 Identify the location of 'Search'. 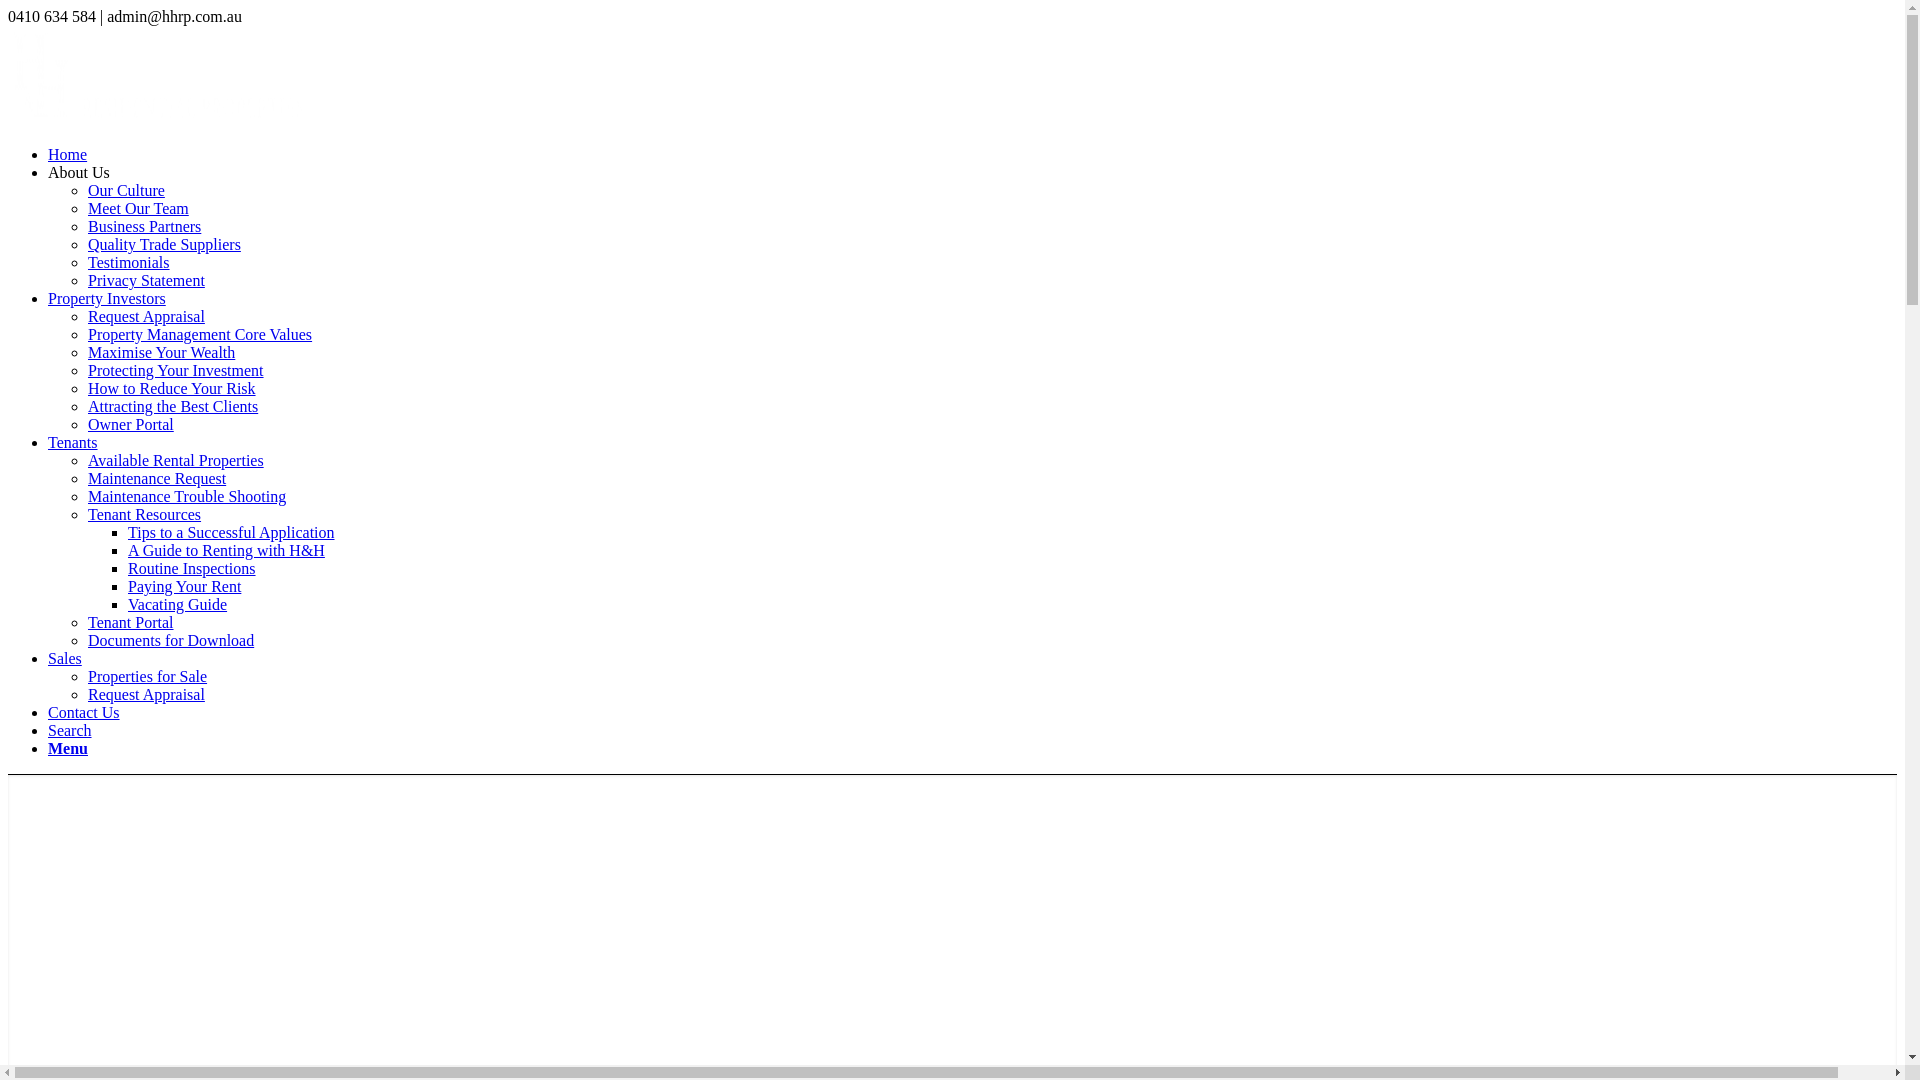
(70, 730).